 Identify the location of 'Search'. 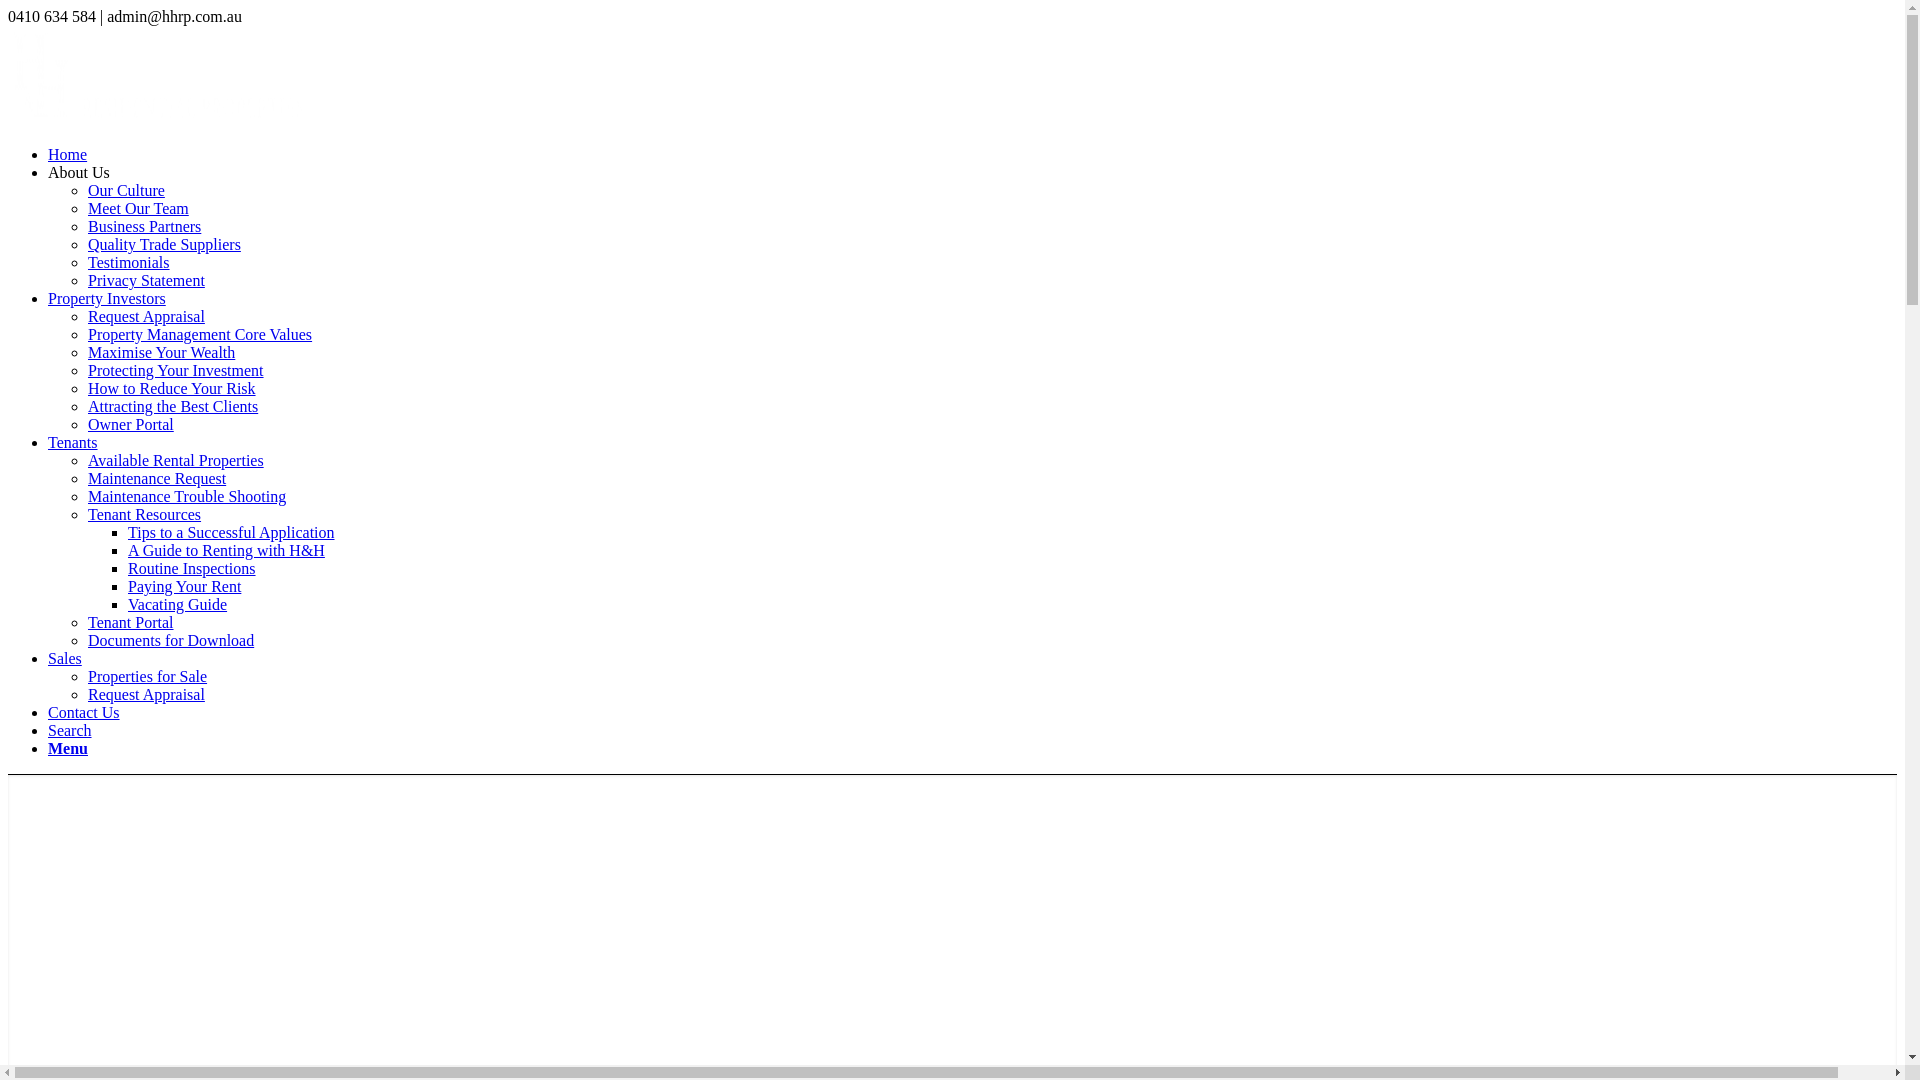
(70, 730).